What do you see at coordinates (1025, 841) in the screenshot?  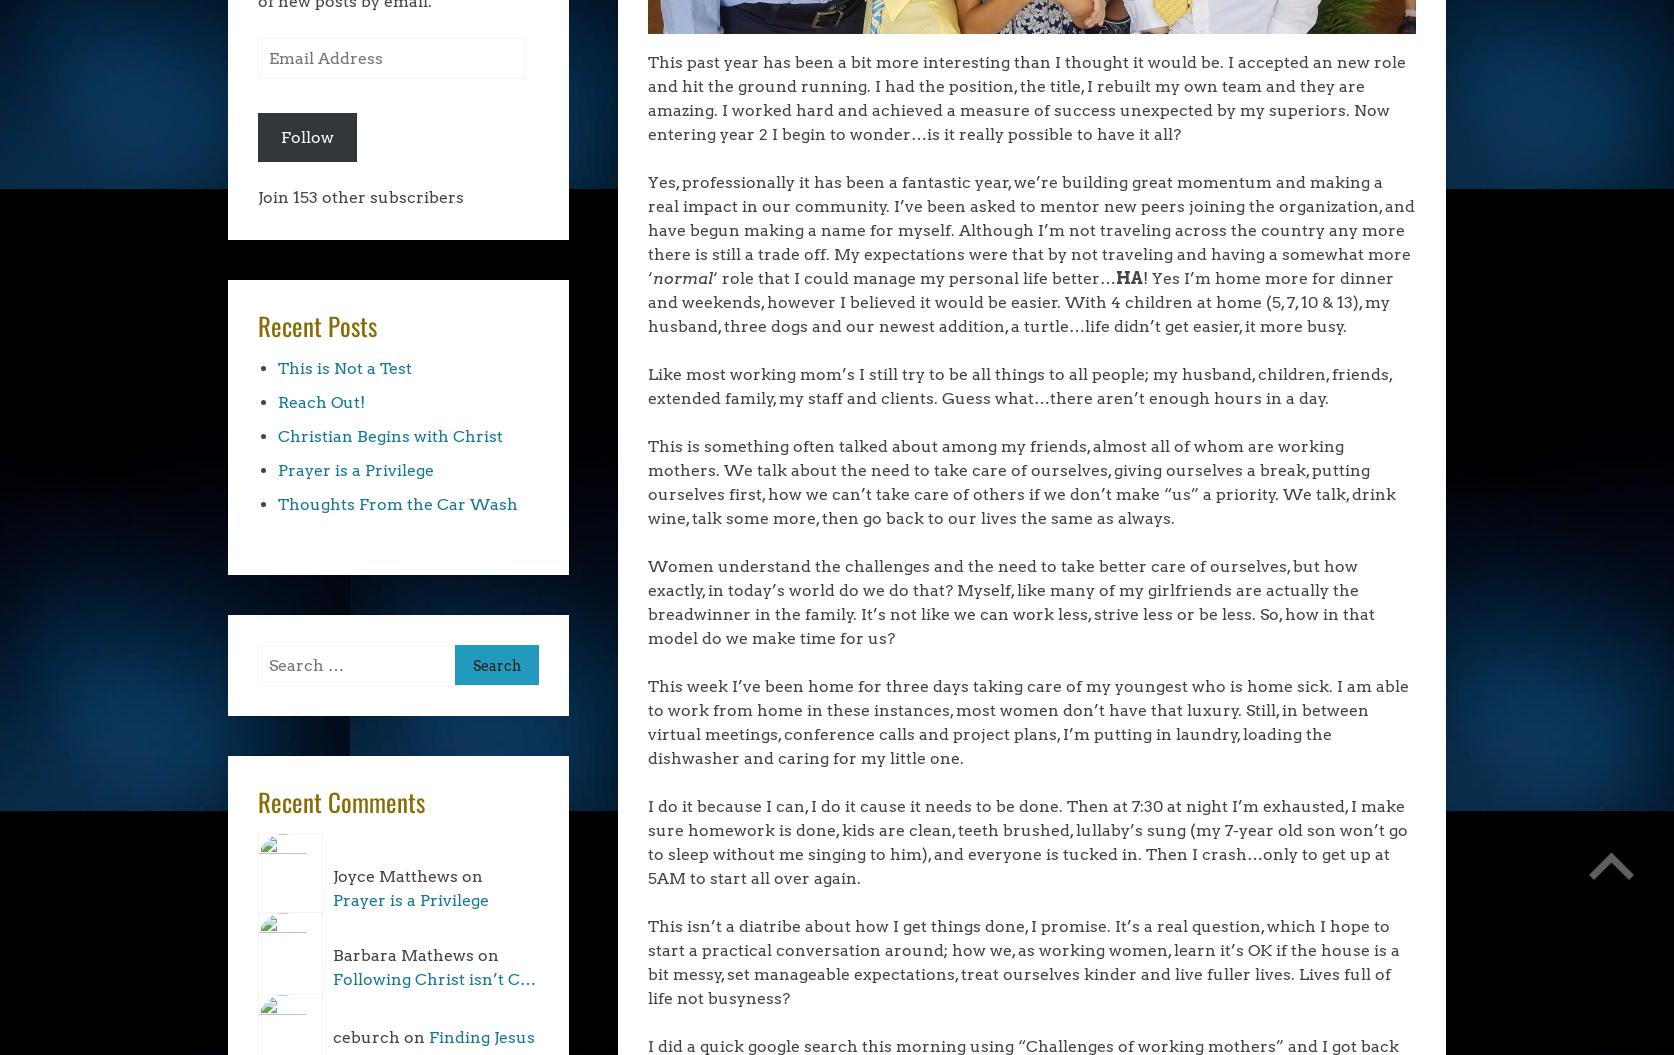 I see `'I do it because I can, I do it cause it needs to be done. Then at 7:30 at night I’m exhausted, I make sure homework is done, kids are clean, teeth brushed, lullaby’s sung (my 7-year old son won’t go to sleep without me singing to him), and everyone is tucked in. Then I crash…only to get up at 5AM to start all over again.'` at bounding box center [1025, 841].